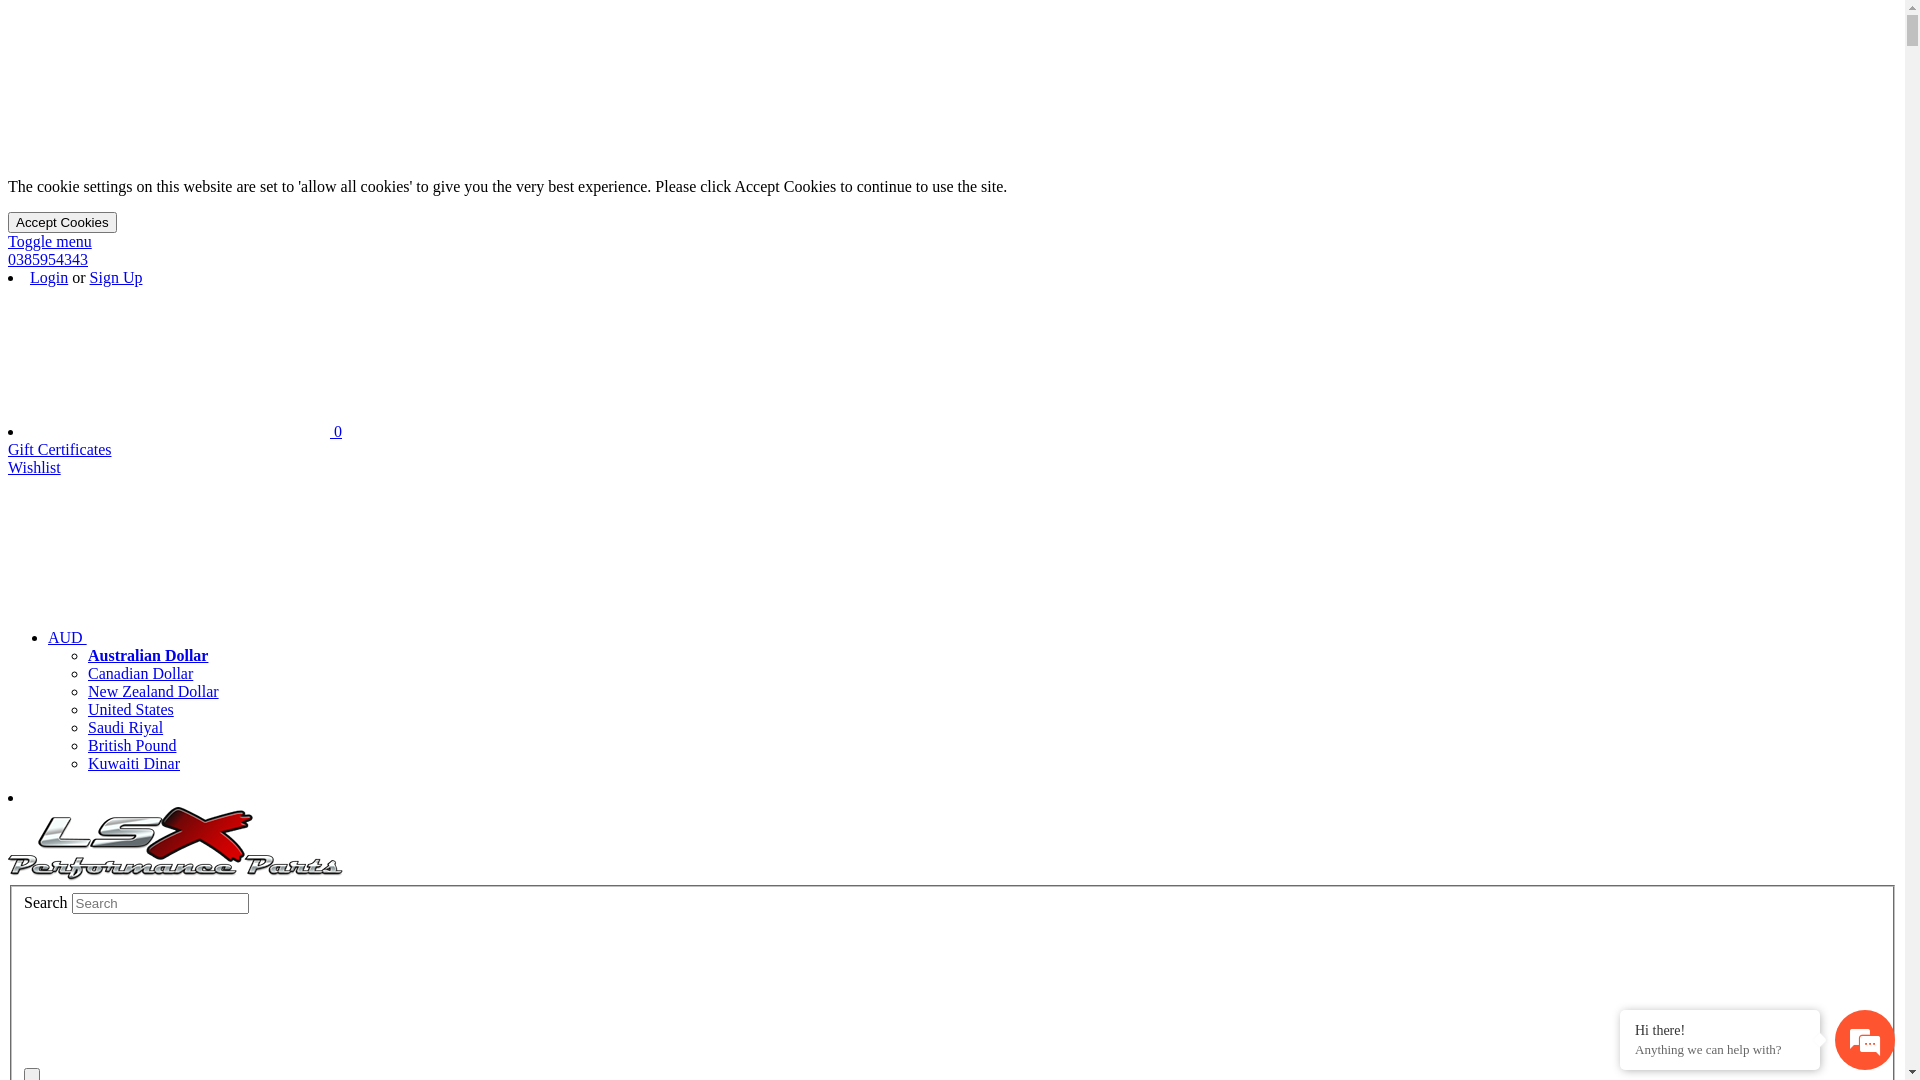 The image size is (1920, 1080). What do you see at coordinates (48, 277) in the screenshot?
I see `'Login'` at bounding box center [48, 277].